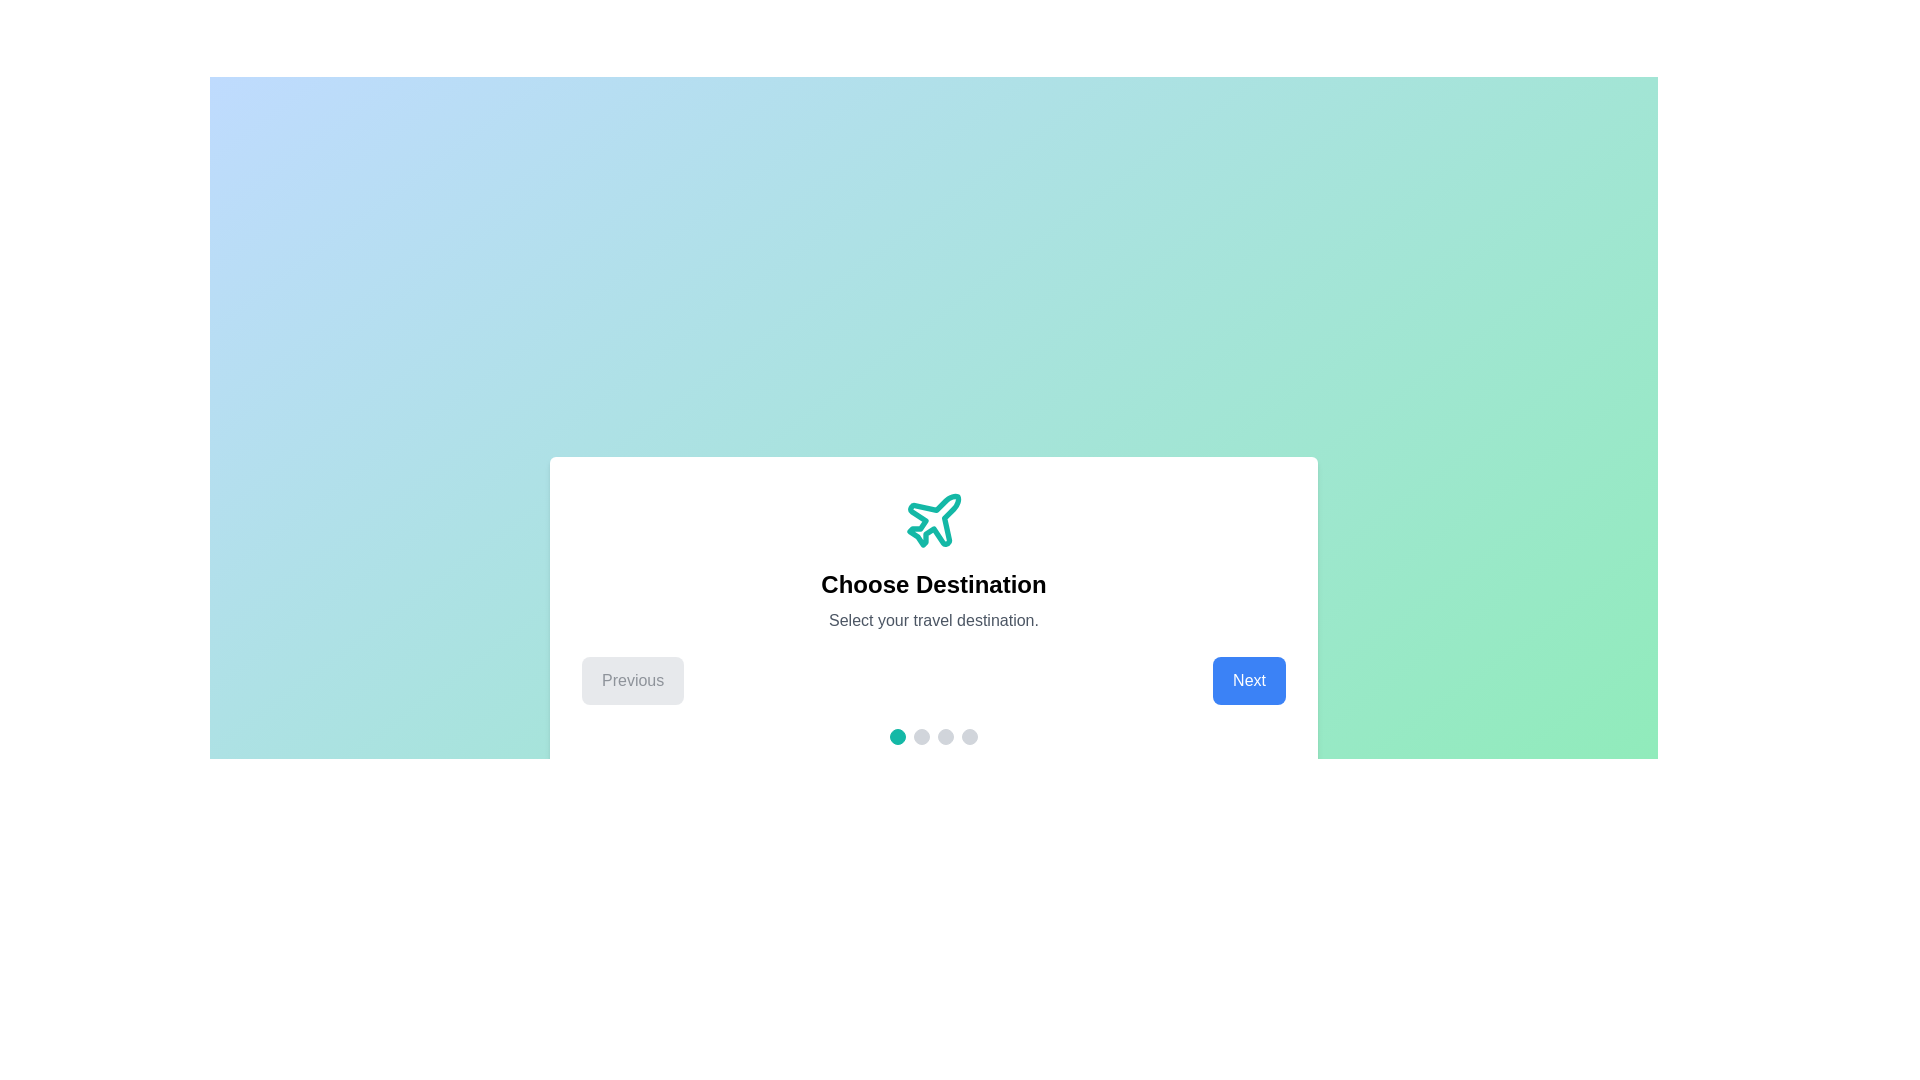 The width and height of the screenshot is (1920, 1080). Describe the element at coordinates (944, 736) in the screenshot. I see `the progress indicator for step 3` at that location.